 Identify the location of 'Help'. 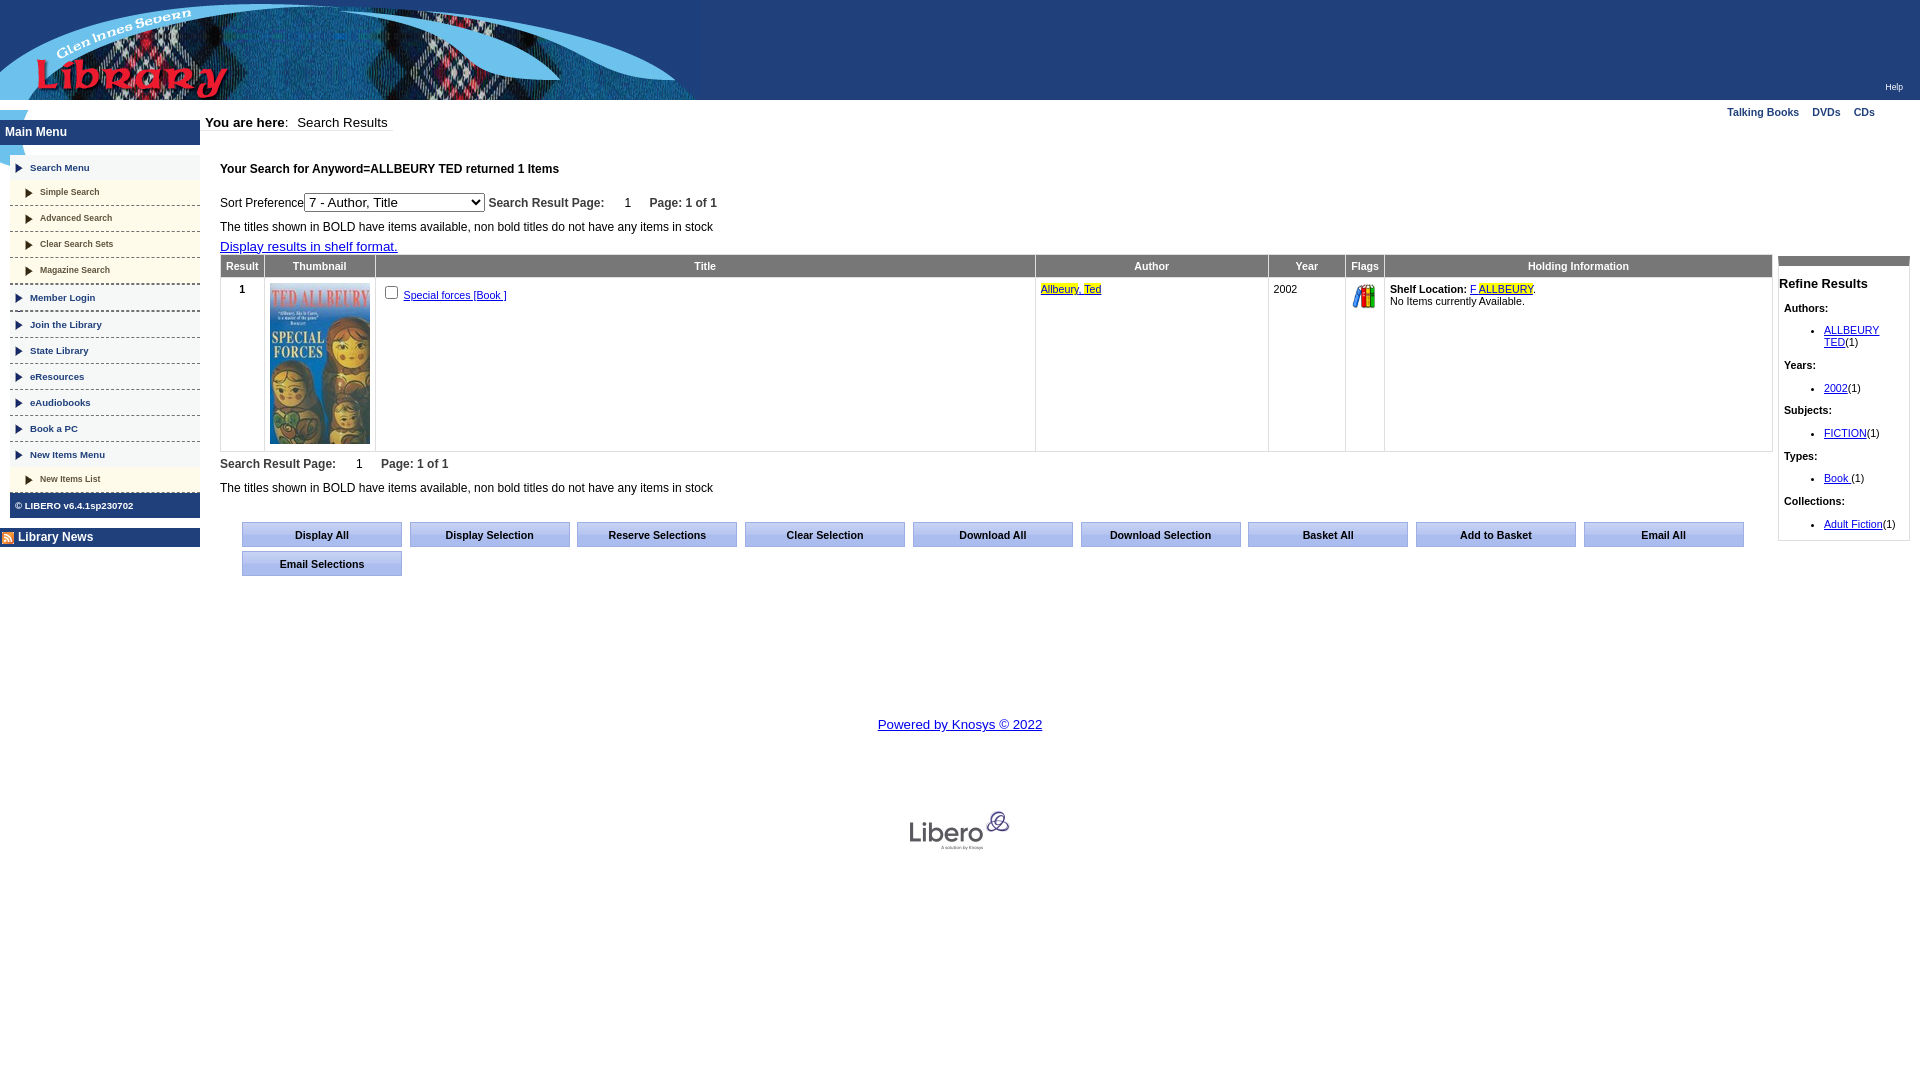
(1893, 86).